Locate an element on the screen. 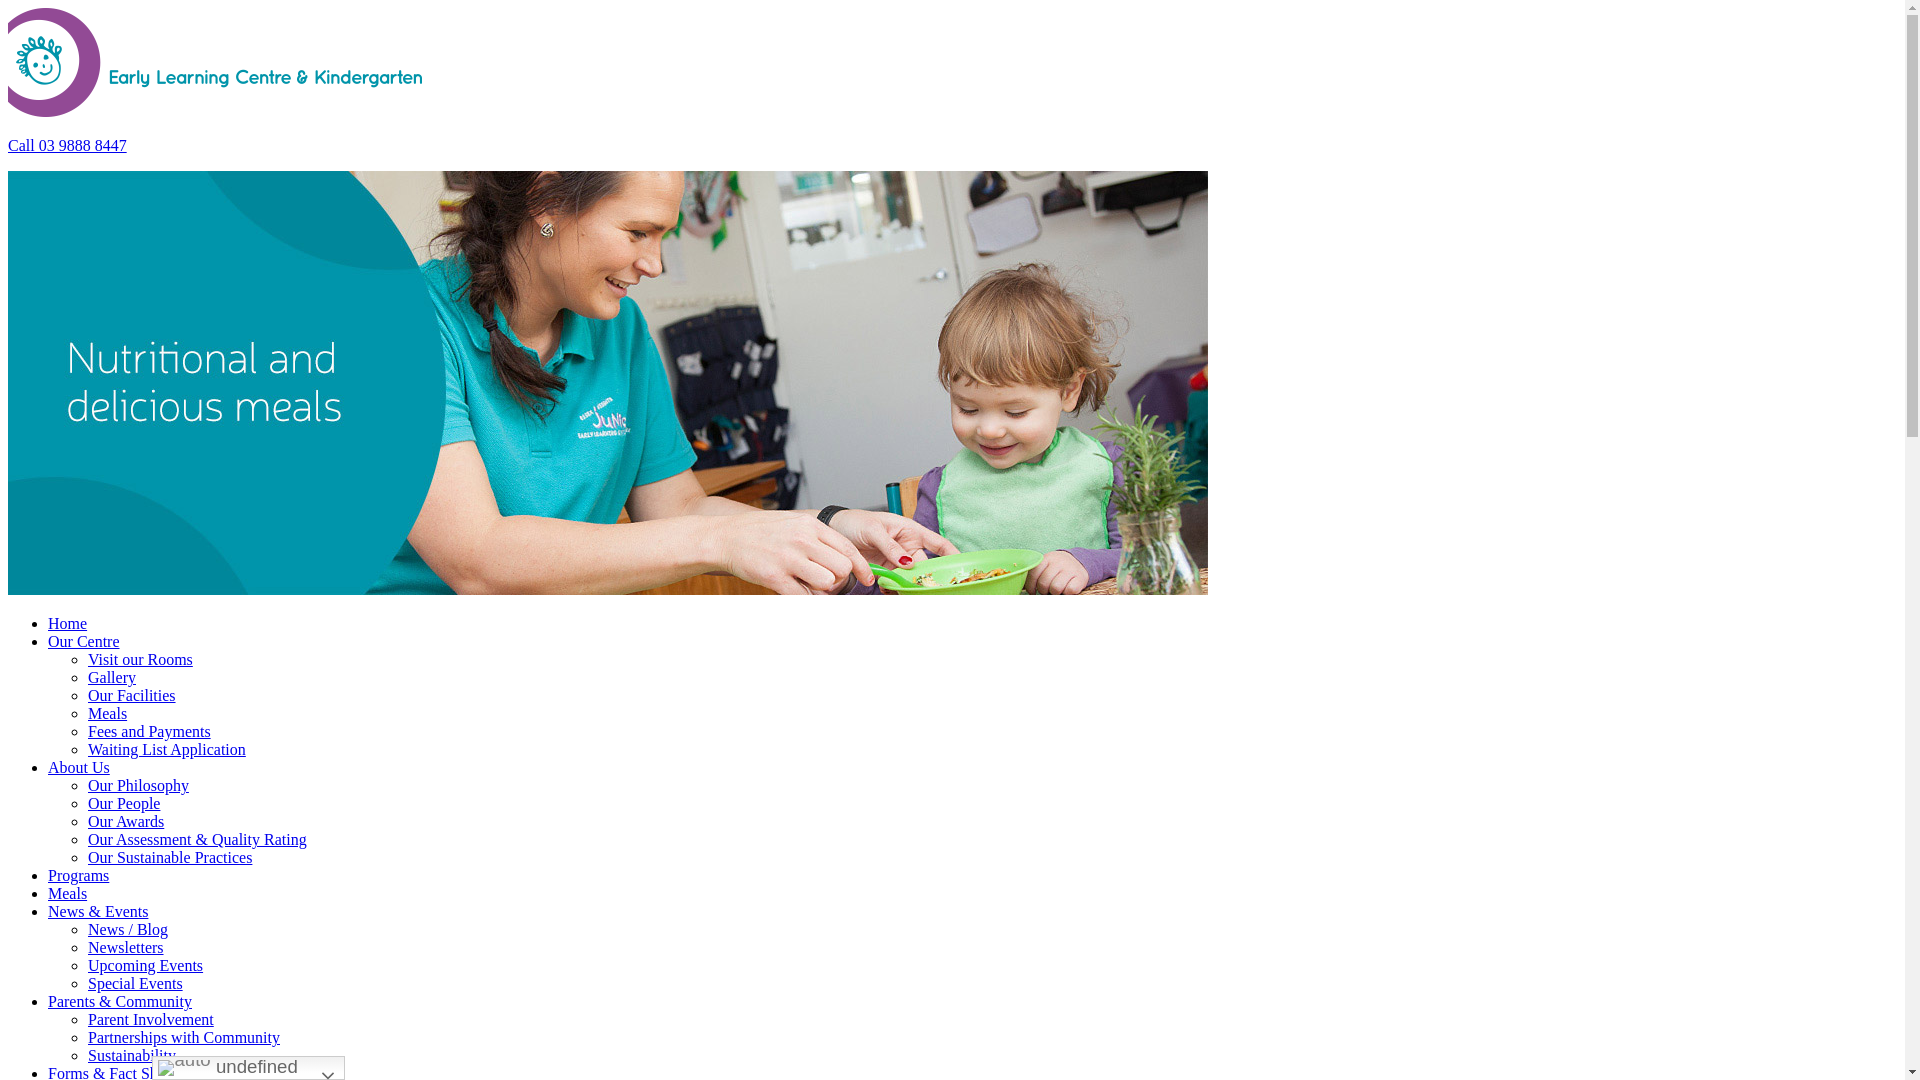  'Parent Involvement' is located at coordinates (149, 1019).